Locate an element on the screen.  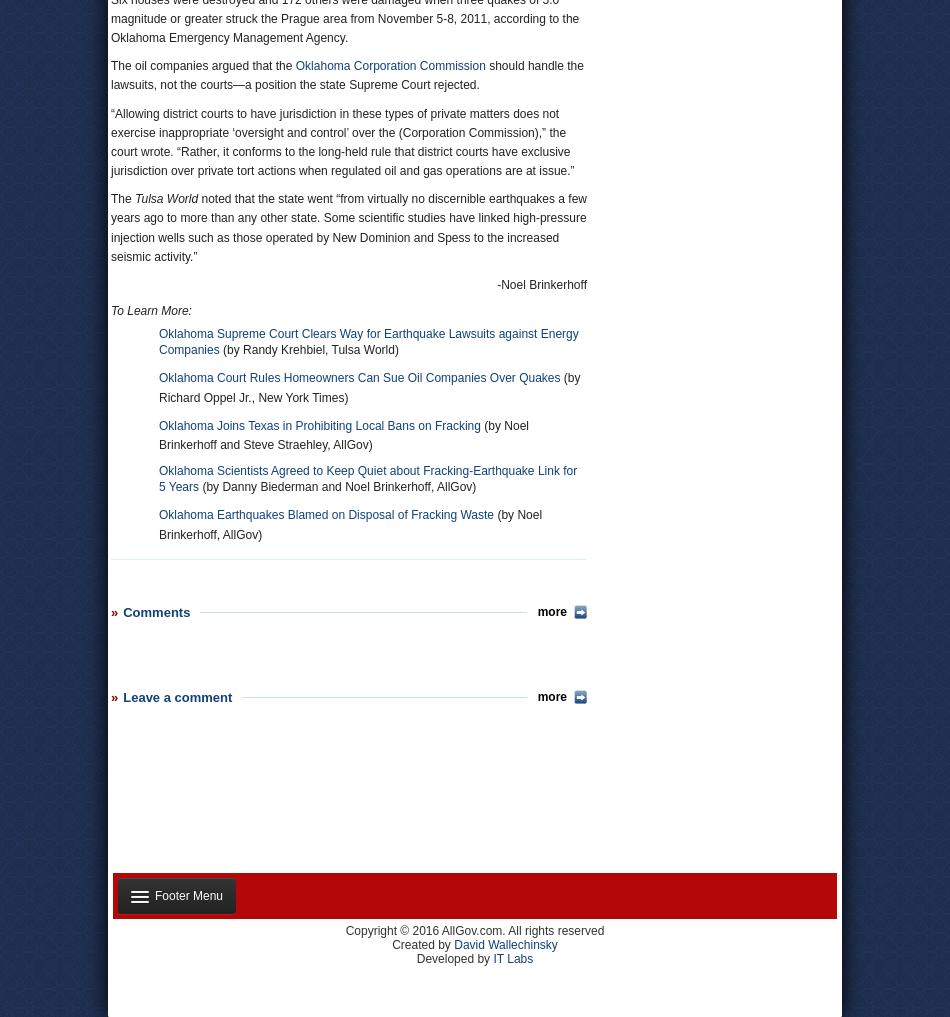
'The oil companies argued that the' is located at coordinates (203, 66).